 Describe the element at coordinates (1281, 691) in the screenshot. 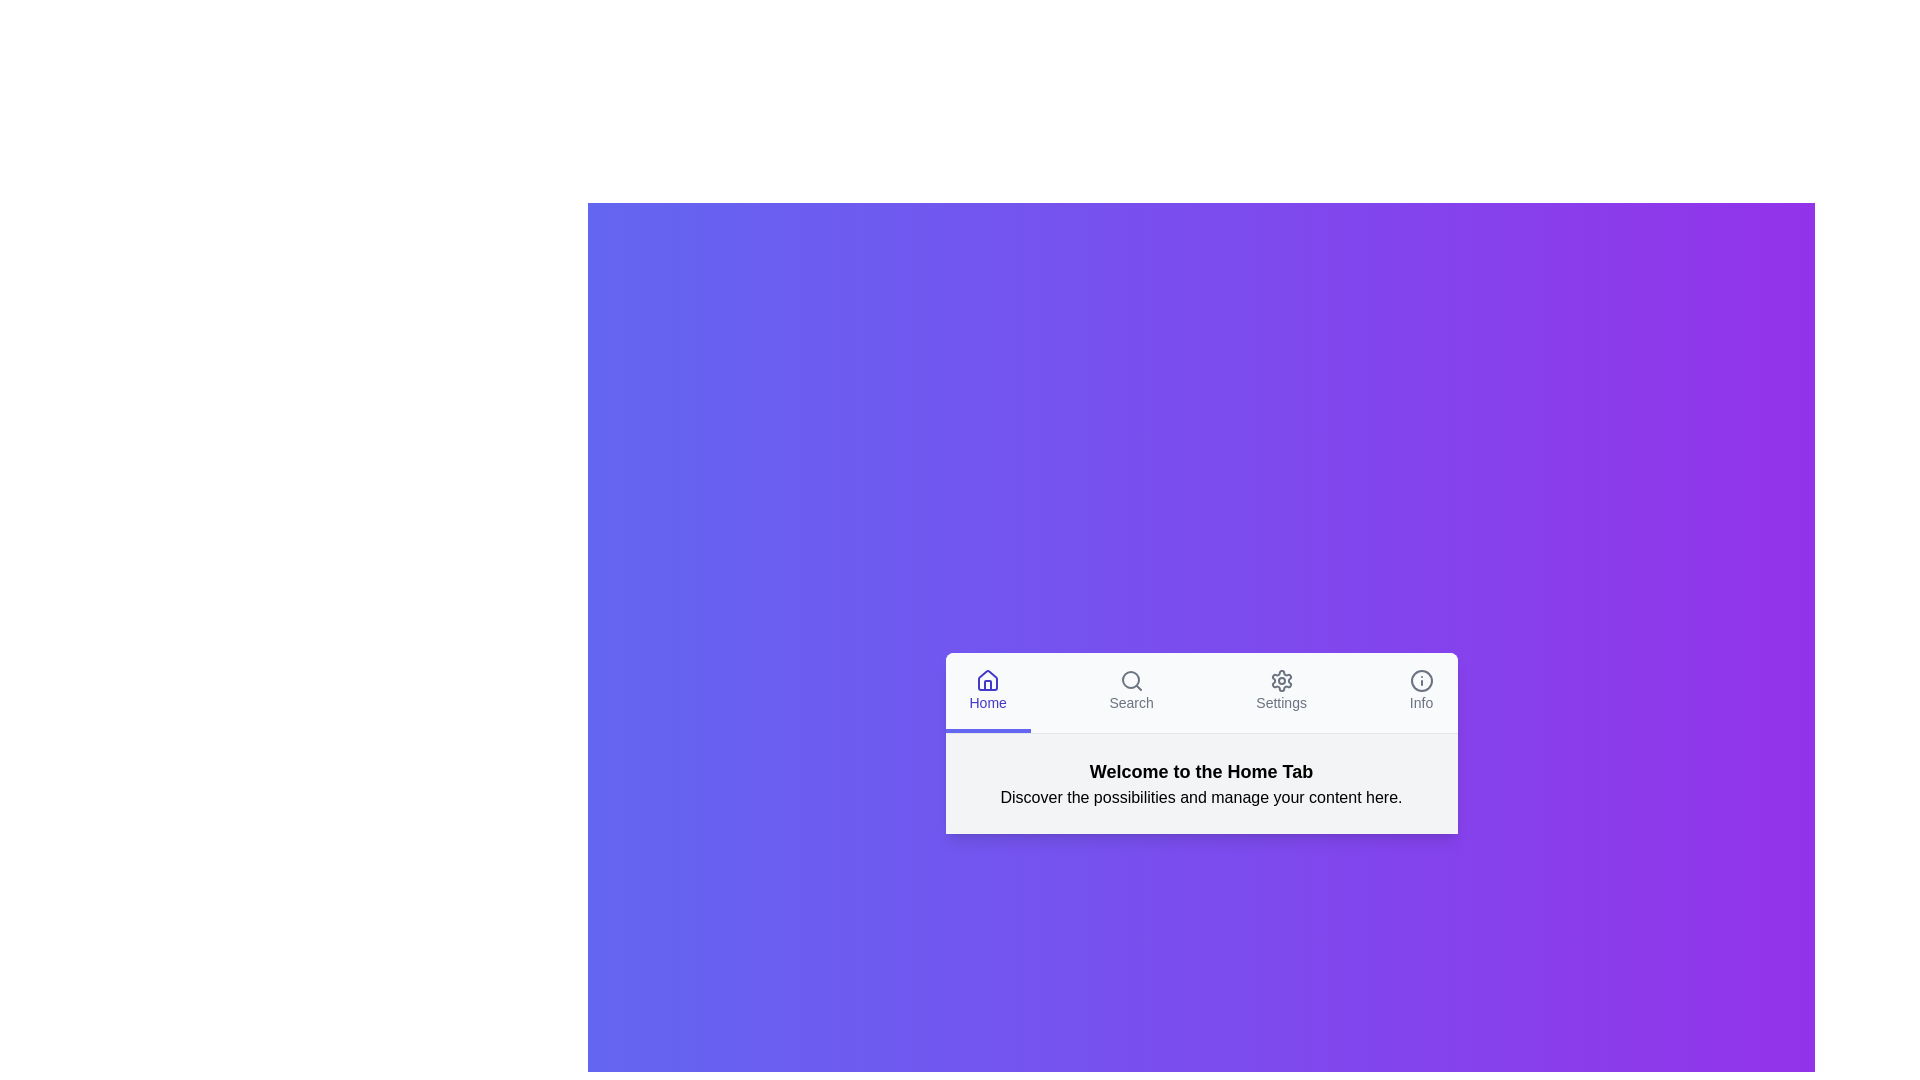

I see `the 'Settings' tab navigation item, which is the third tab from the left in the horizontal menu, featuring a gear icon and the text 'Settings'` at that location.